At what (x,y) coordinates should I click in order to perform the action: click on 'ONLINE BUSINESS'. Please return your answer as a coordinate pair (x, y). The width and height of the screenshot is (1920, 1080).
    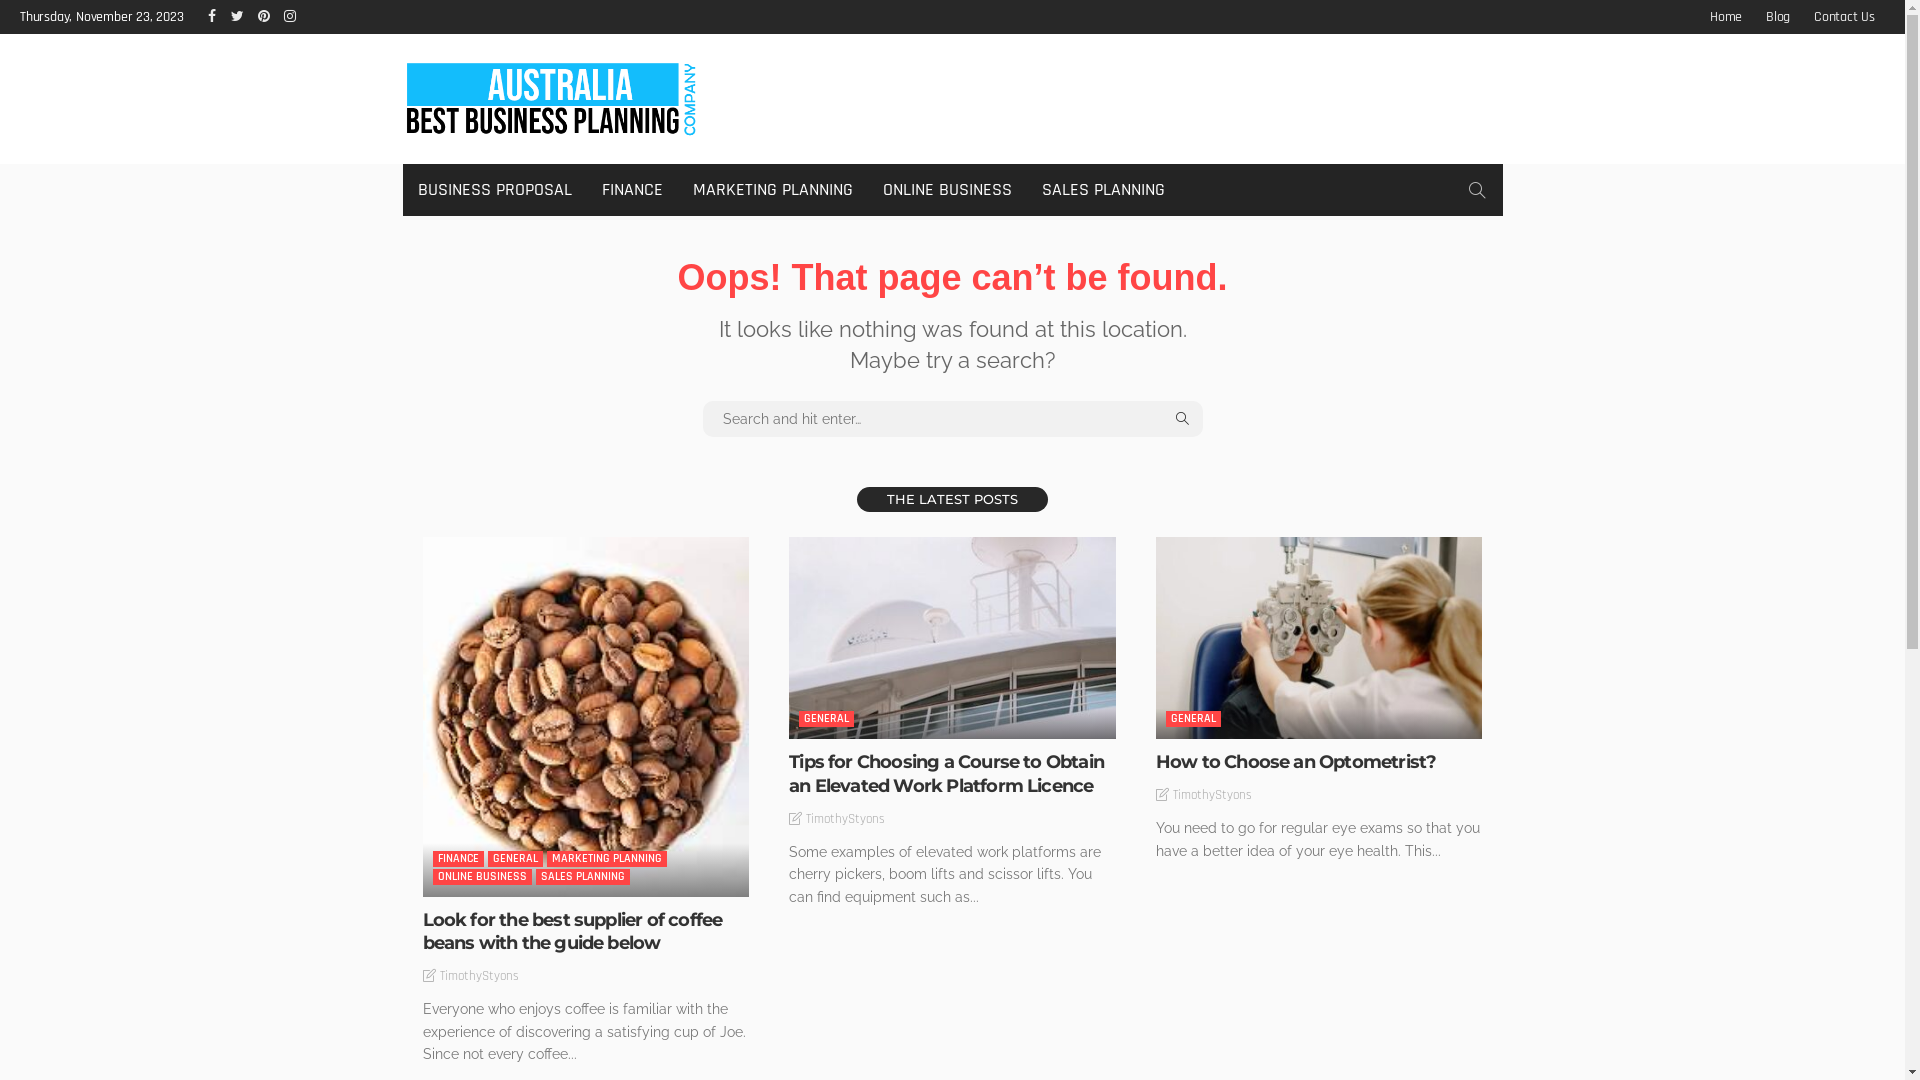
    Looking at the image, I should click on (481, 875).